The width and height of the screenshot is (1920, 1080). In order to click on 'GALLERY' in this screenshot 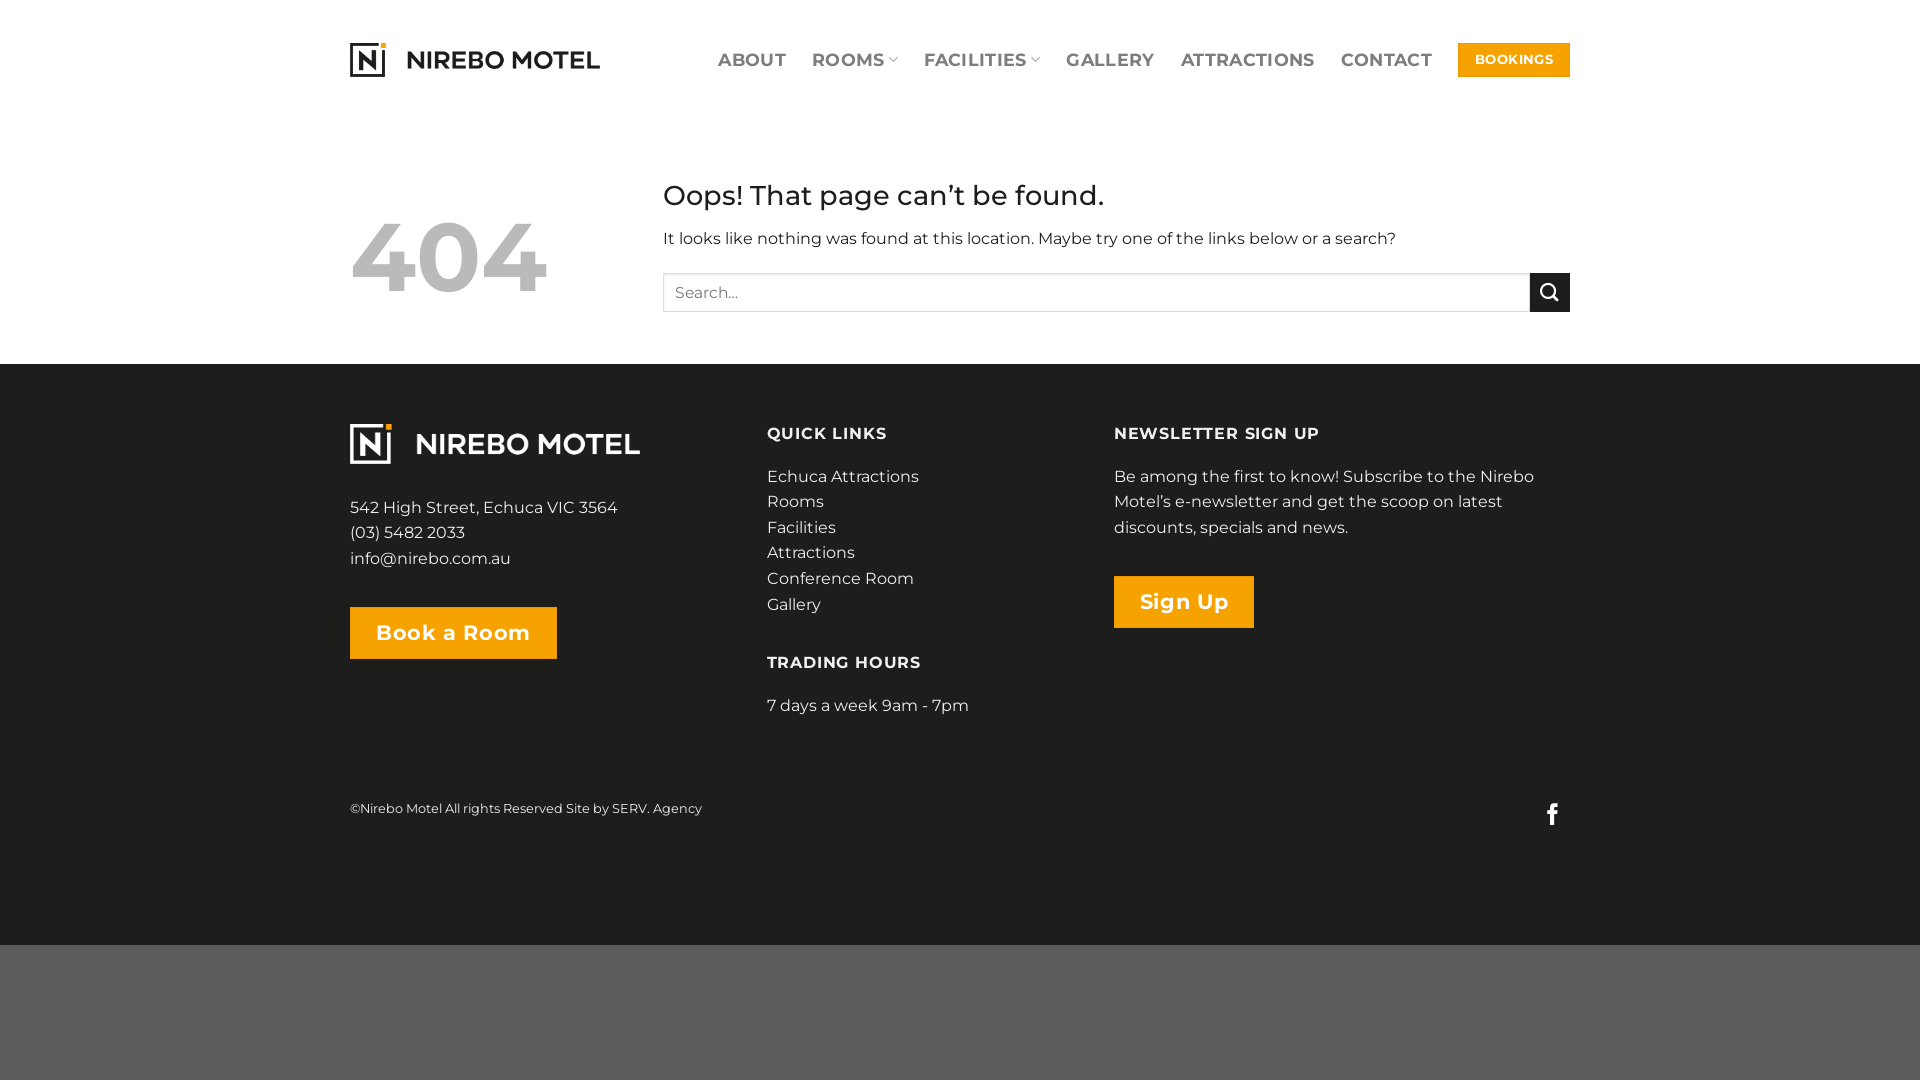, I will do `click(1108, 59)`.